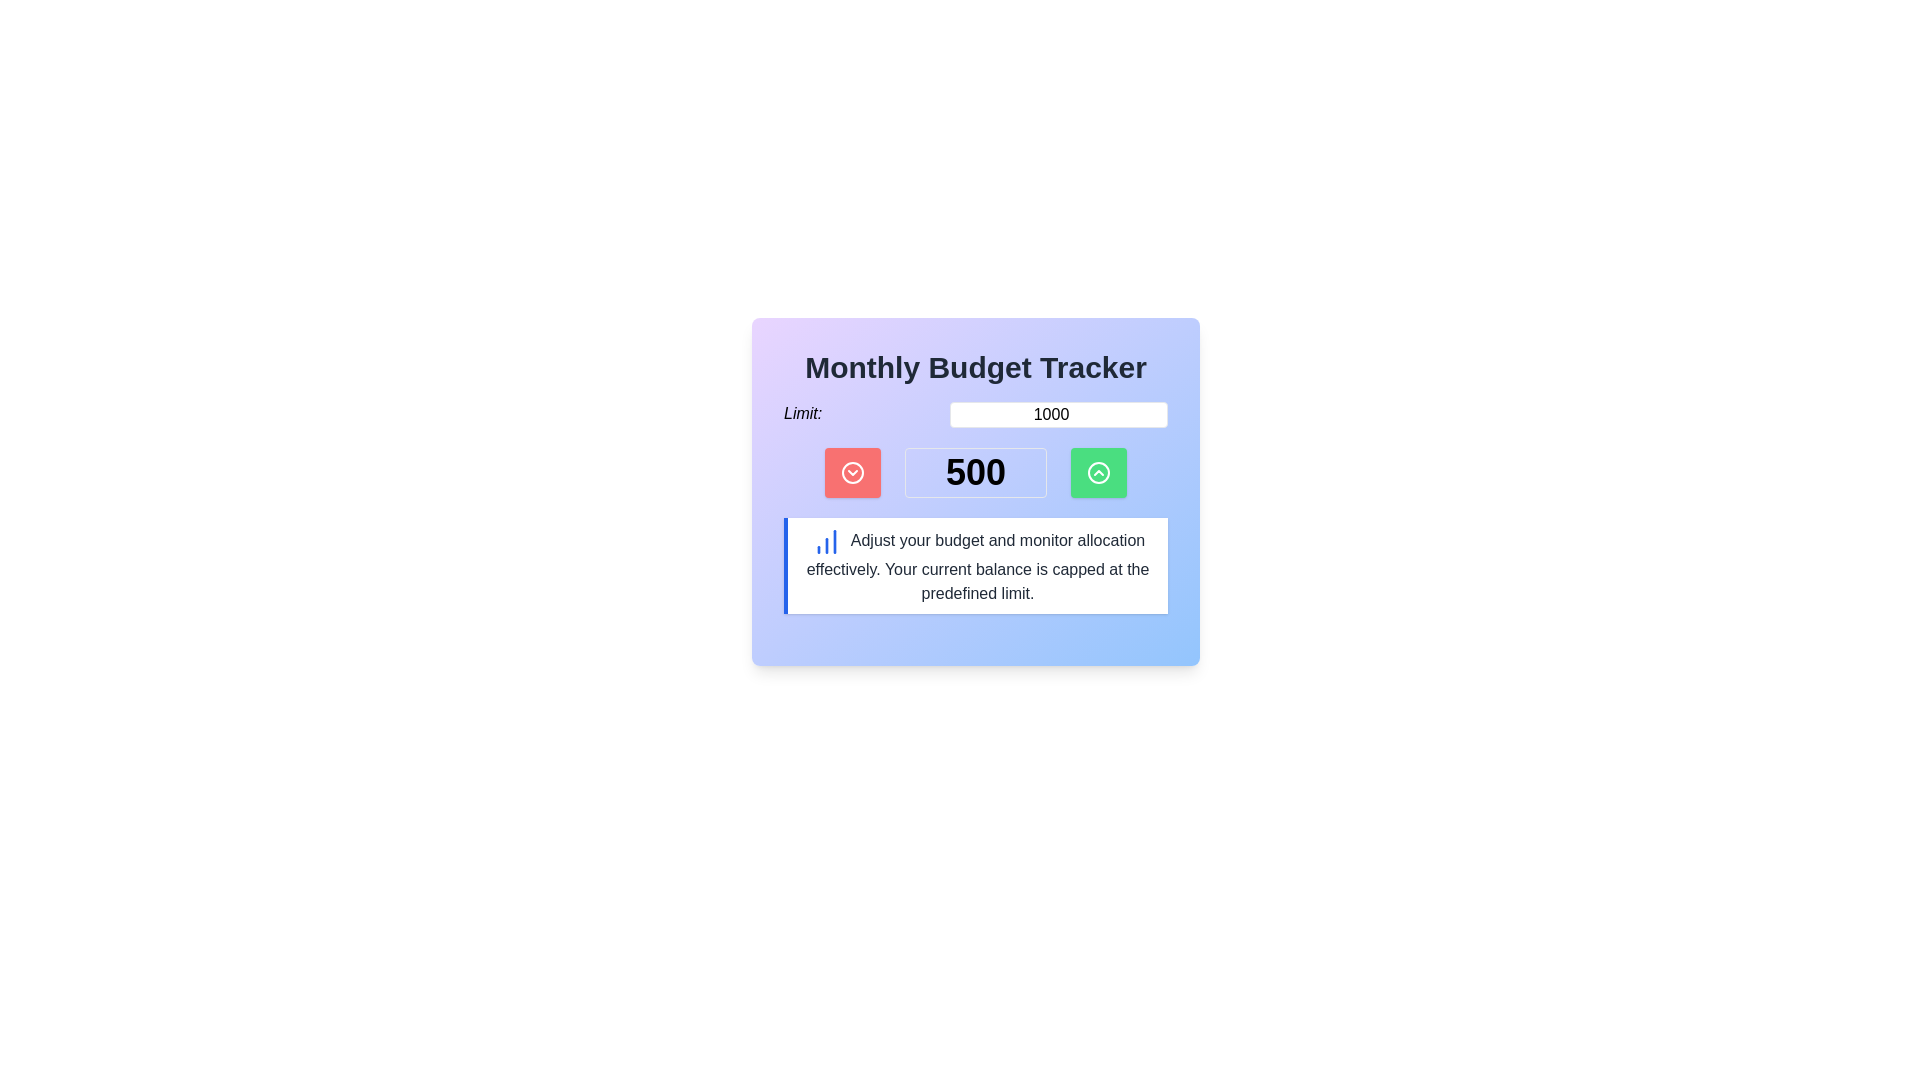  What do you see at coordinates (803, 414) in the screenshot?
I see `the static label text that indicates a limit for the adjacent input field displaying '1000'` at bounding box center [803, 414].